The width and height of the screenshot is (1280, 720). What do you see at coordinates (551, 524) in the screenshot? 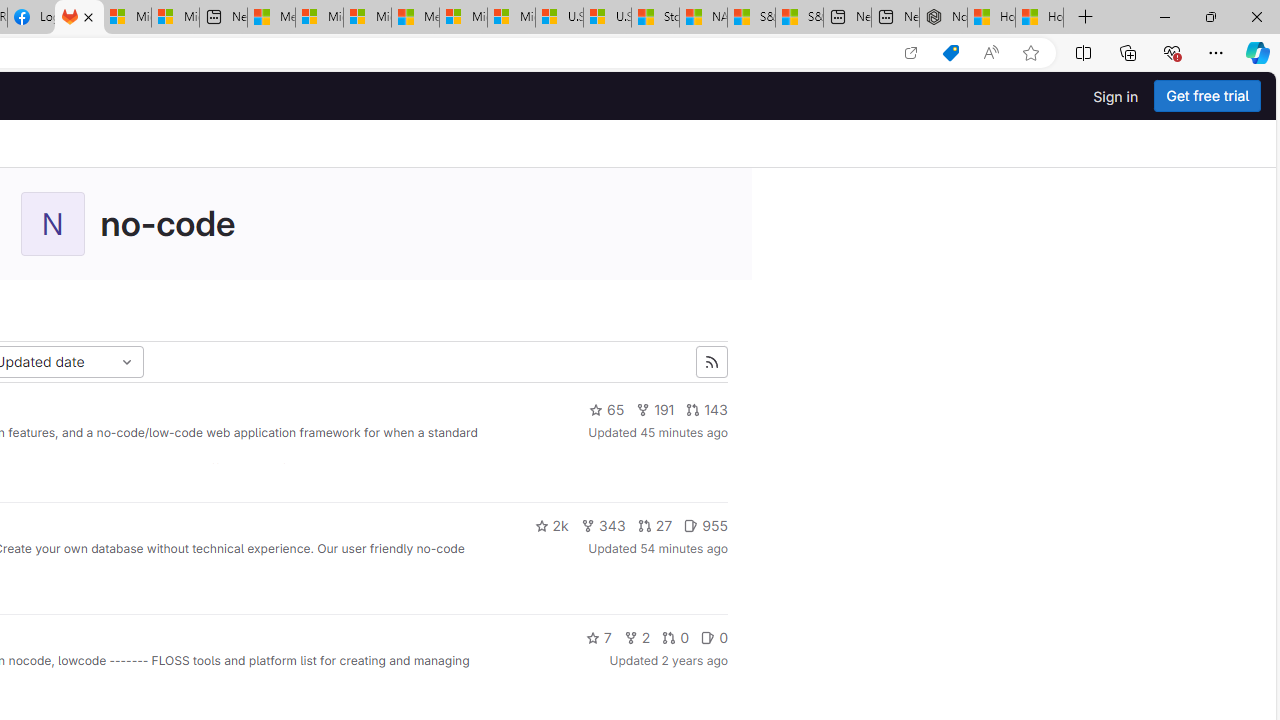
I see `'2k'` at bounding box center [551, 524].